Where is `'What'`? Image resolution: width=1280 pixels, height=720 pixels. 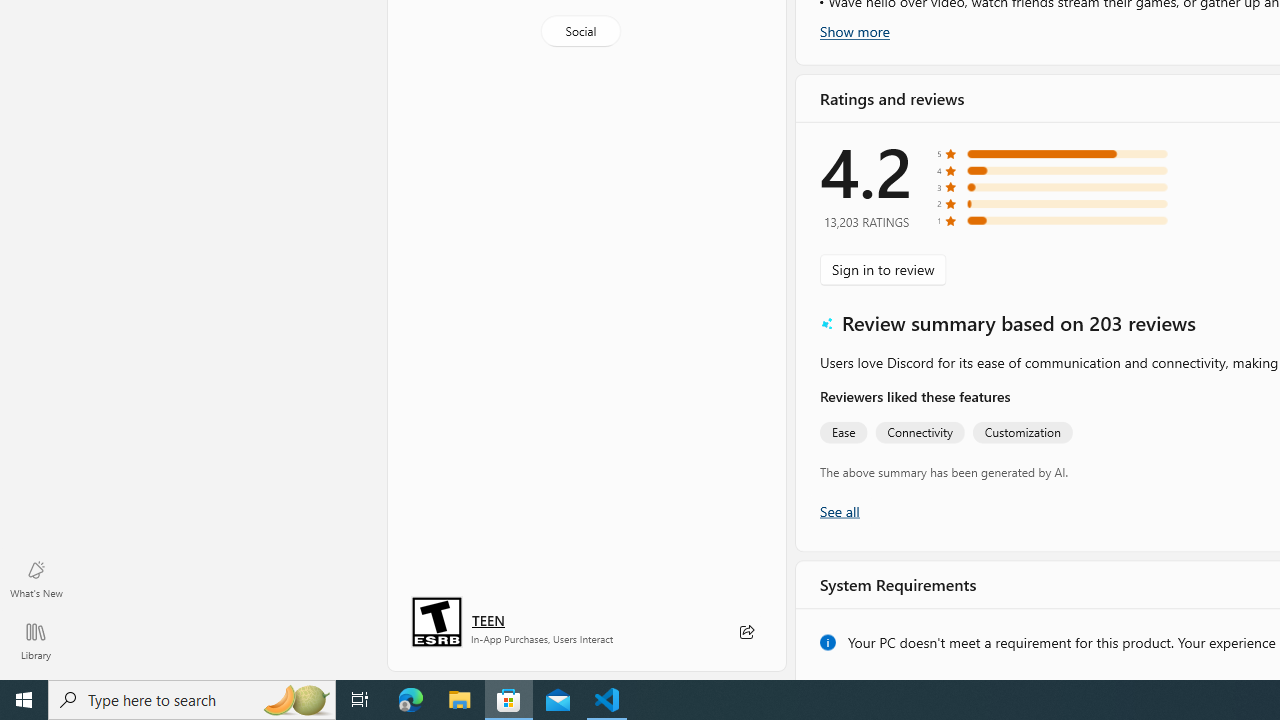
'What' is located at coordinates (35, 578).